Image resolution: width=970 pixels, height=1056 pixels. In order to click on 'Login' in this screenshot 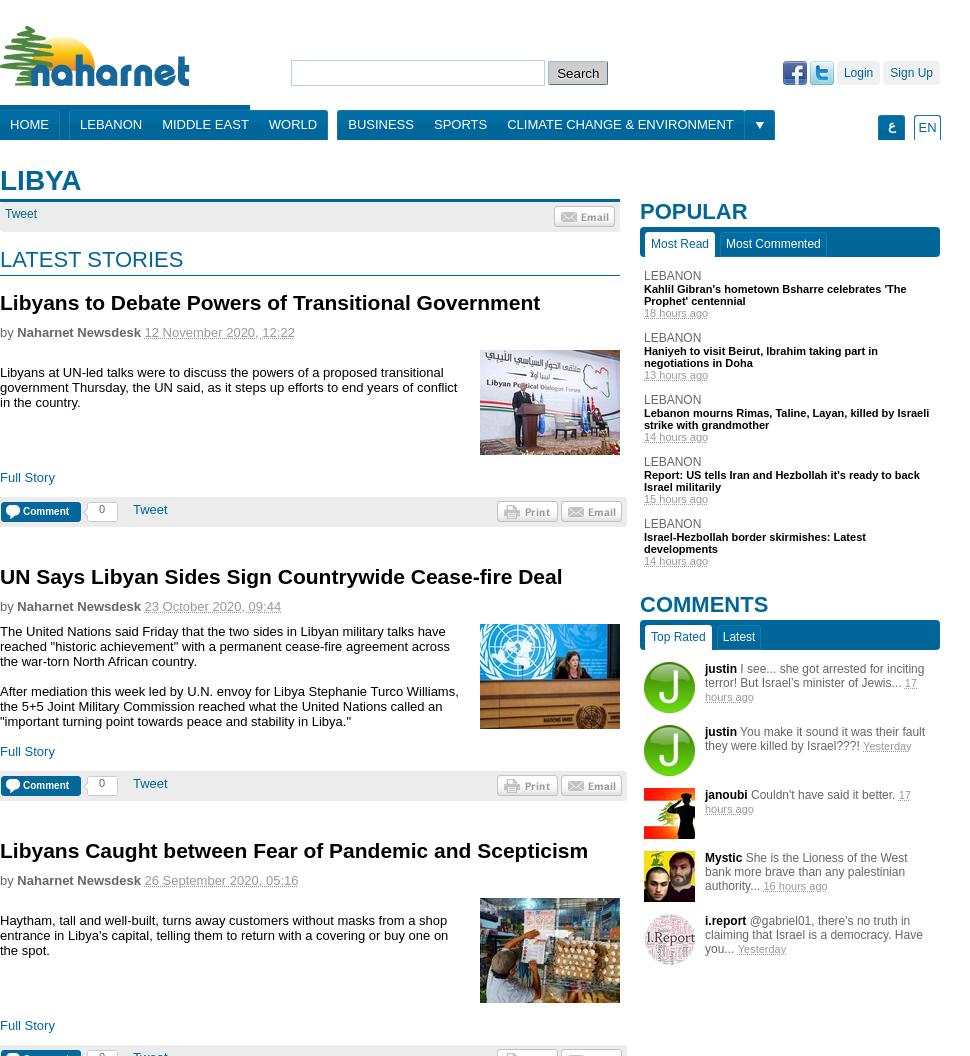, I will do `click(842, 71)`.